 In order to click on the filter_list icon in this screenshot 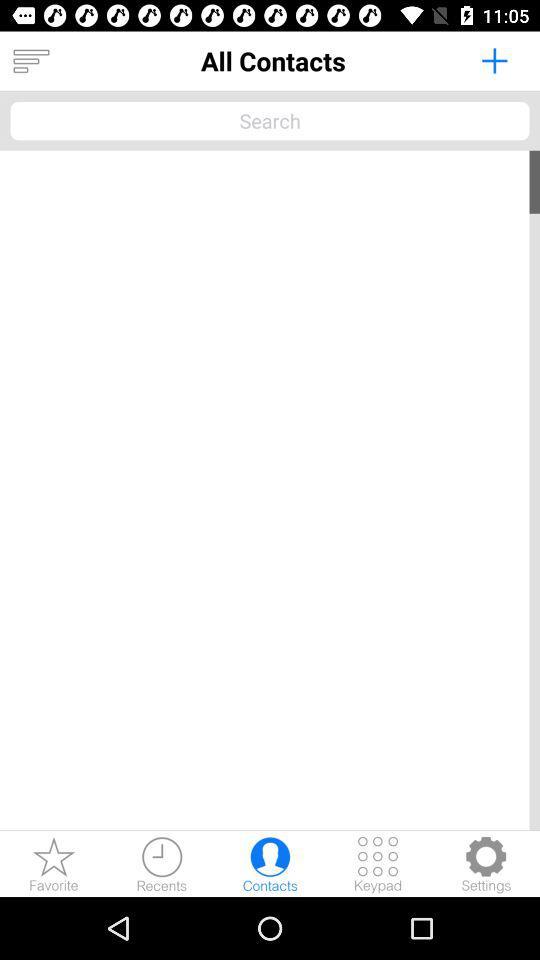, I will do `click(30, 61)`.